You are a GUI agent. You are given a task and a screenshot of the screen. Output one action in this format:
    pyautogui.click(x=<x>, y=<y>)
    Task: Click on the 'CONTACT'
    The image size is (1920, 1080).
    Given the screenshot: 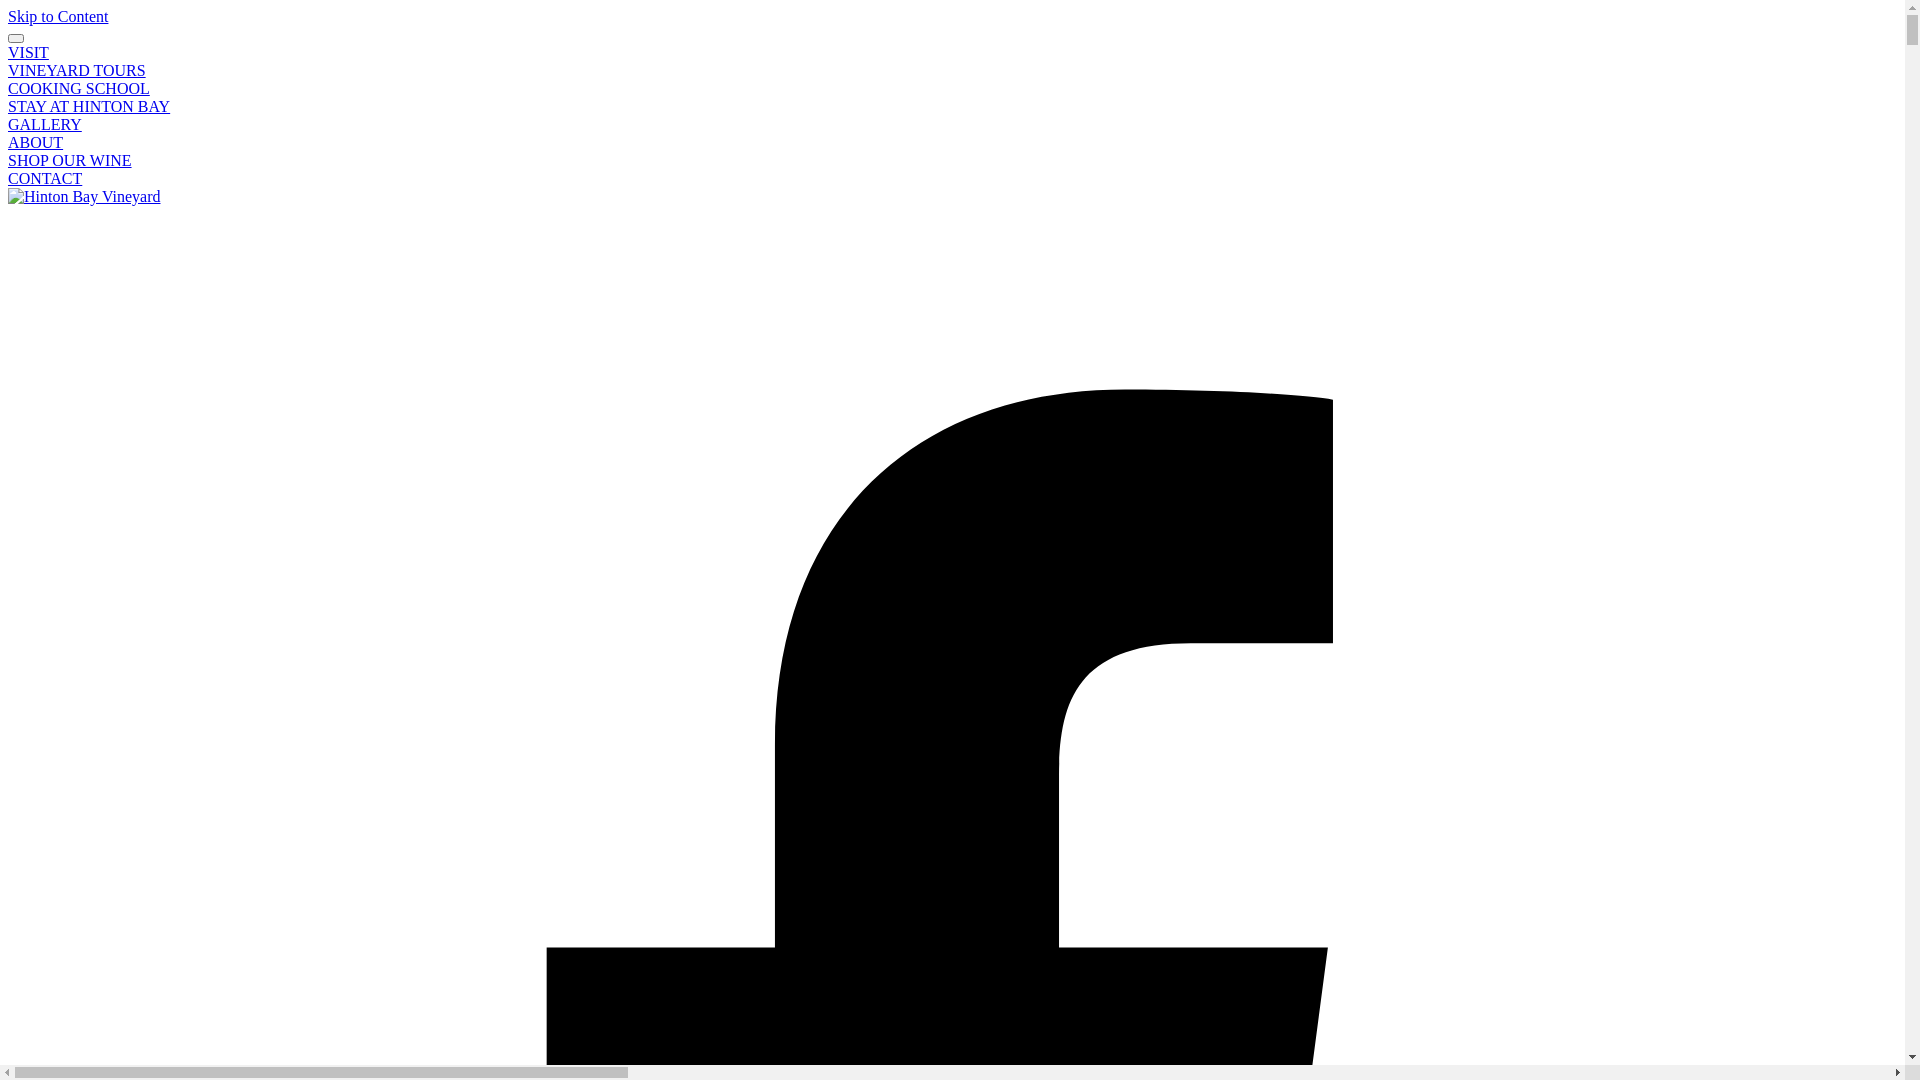 What is the action you would take?
    pyautogui.click(x=44, y=177)
    